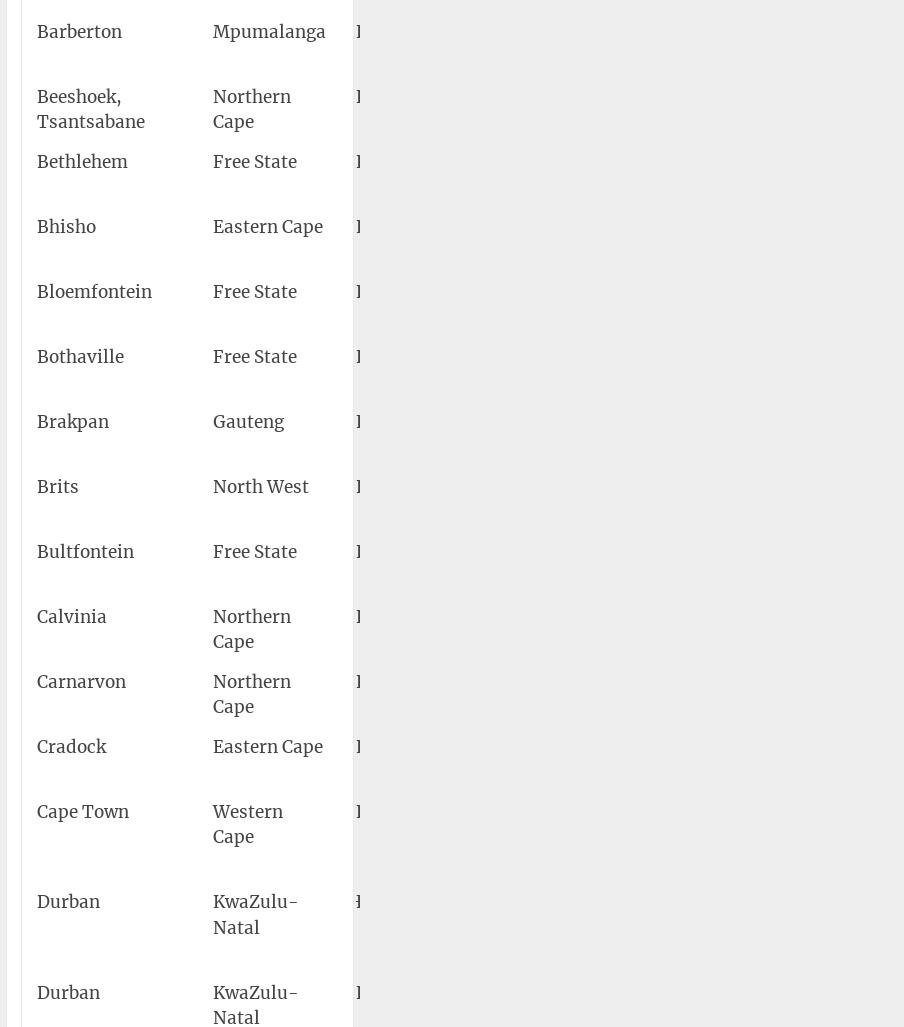 This screenshot has height=1027, width=904. I want to click on '25°43′03″S 030°58′30″E', so click(751, 43).